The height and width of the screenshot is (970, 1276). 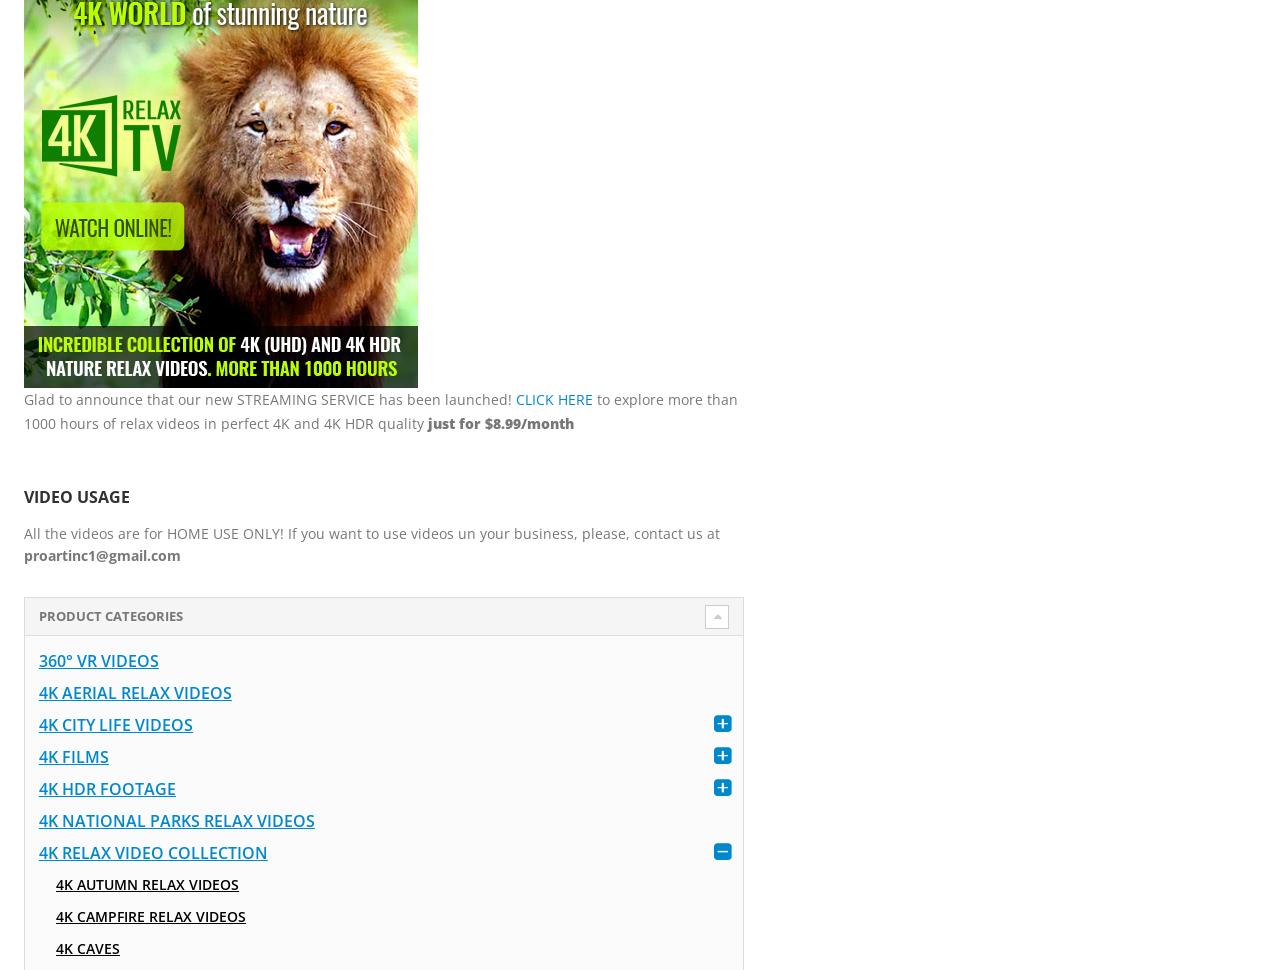 I want to click on 'Glad to announce that our new STREAMING SERVICE has been launched!', so click(x=269, y=398).